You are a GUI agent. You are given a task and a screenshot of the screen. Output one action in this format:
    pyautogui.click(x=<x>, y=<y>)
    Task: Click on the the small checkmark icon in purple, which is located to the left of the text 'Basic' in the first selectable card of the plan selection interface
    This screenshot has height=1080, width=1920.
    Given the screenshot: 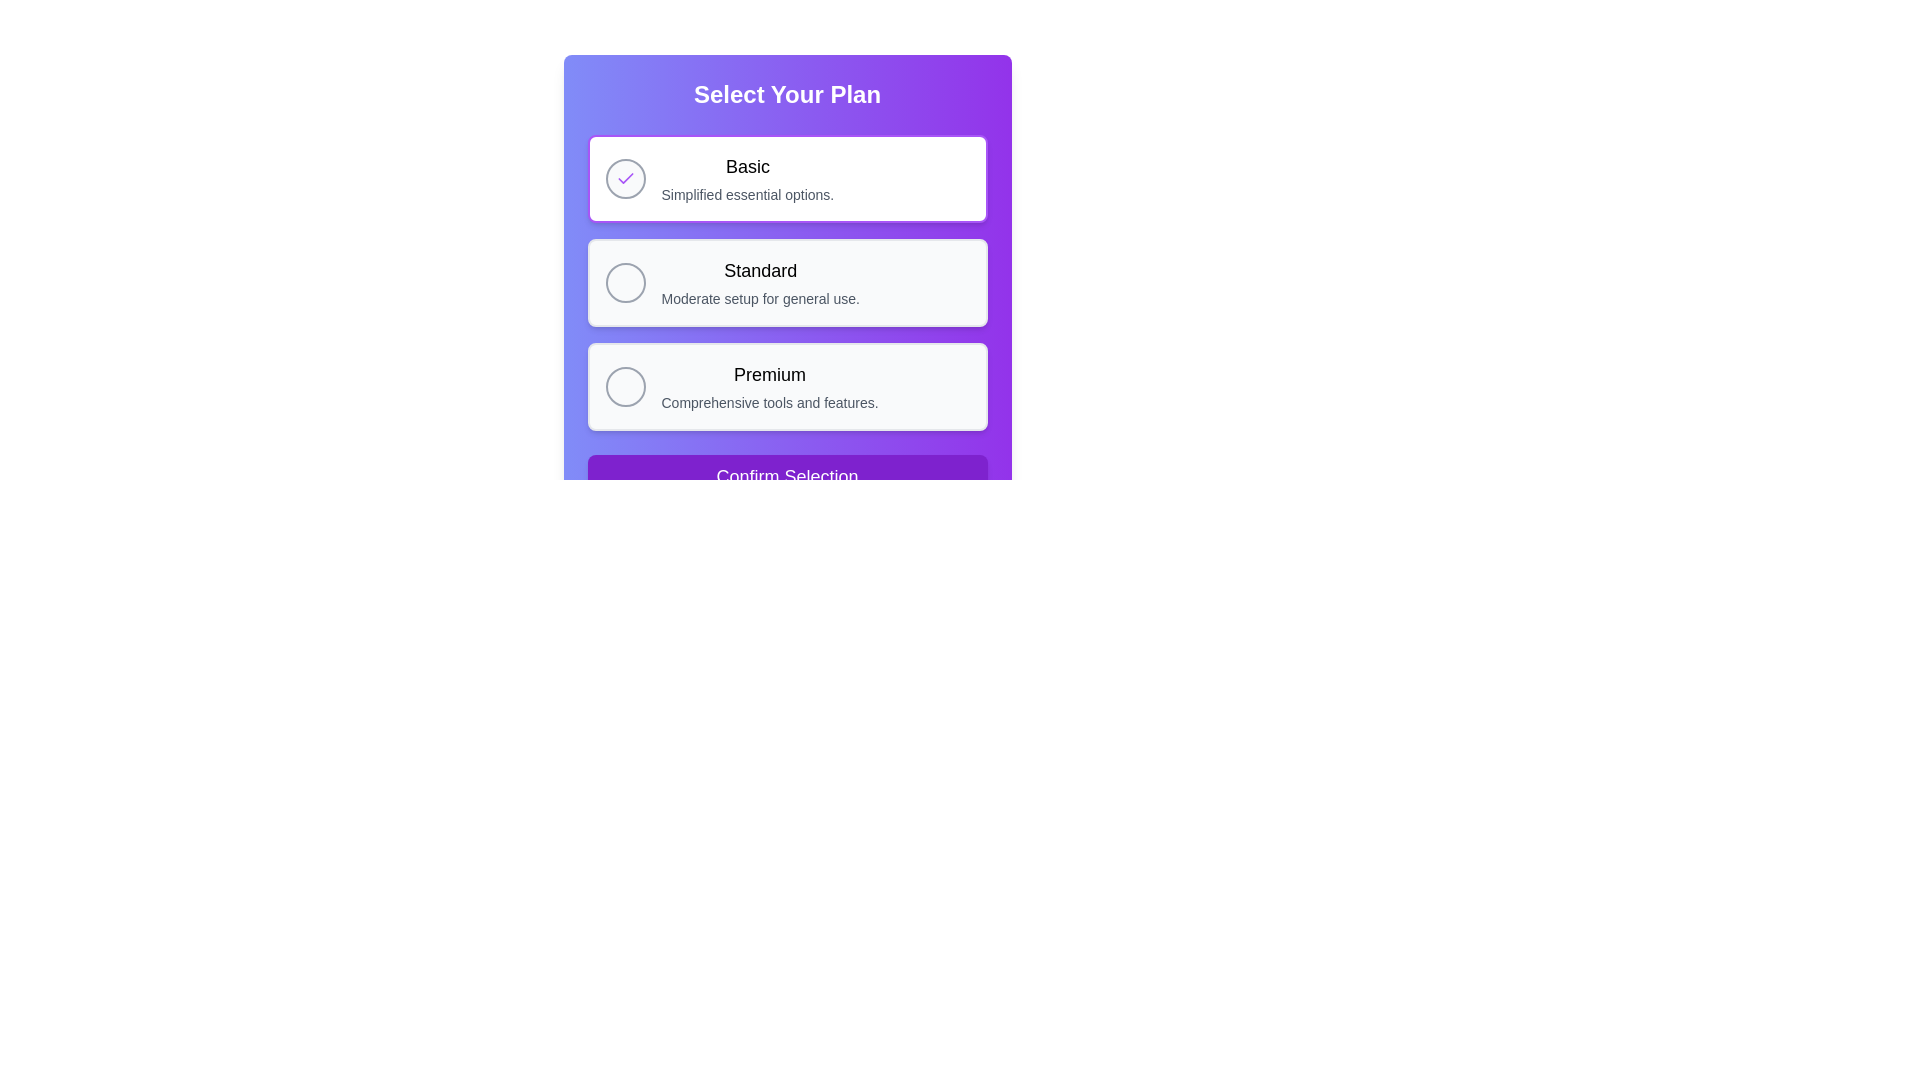 What is the action you would take?
    pyautogui.click(x=624, y=177)
    